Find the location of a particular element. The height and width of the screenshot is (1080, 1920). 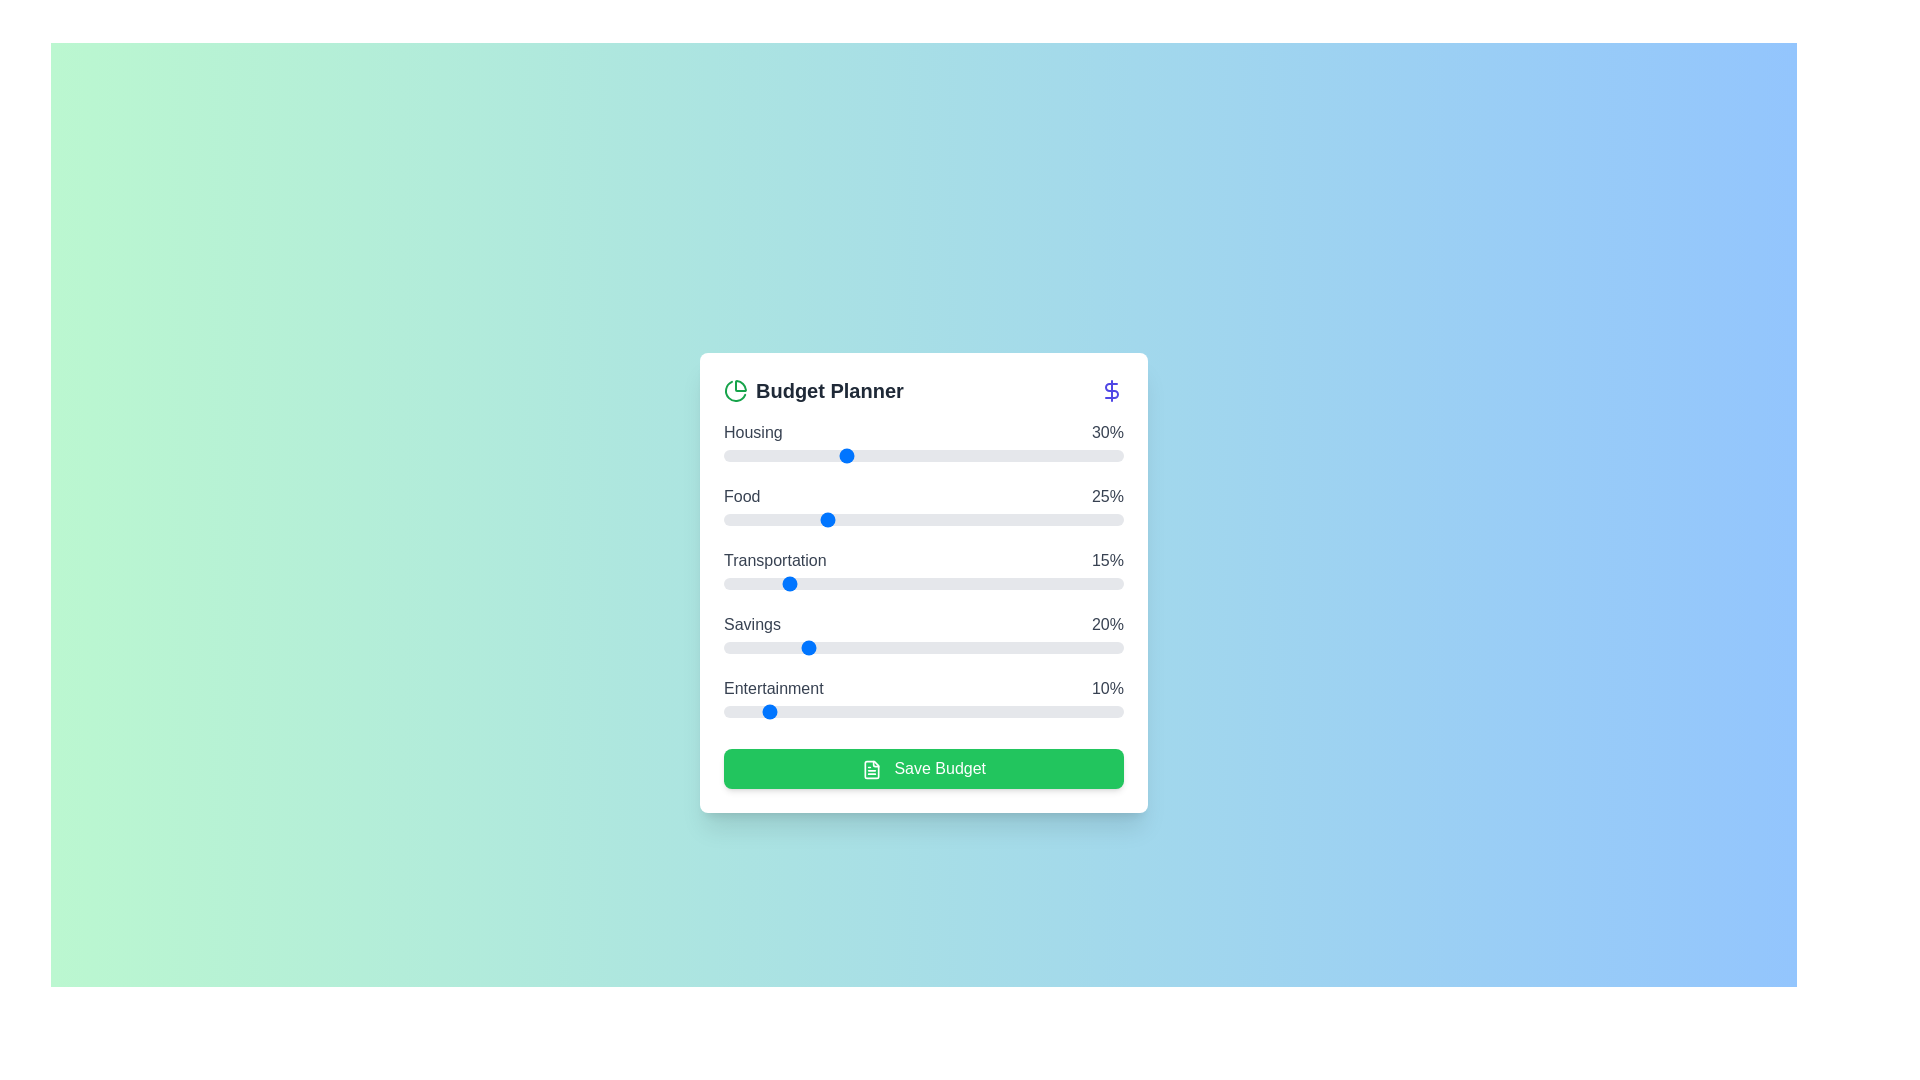

the slider for 'Entertainment' to set its percentage to 63 is located at coordinates (975, 711).